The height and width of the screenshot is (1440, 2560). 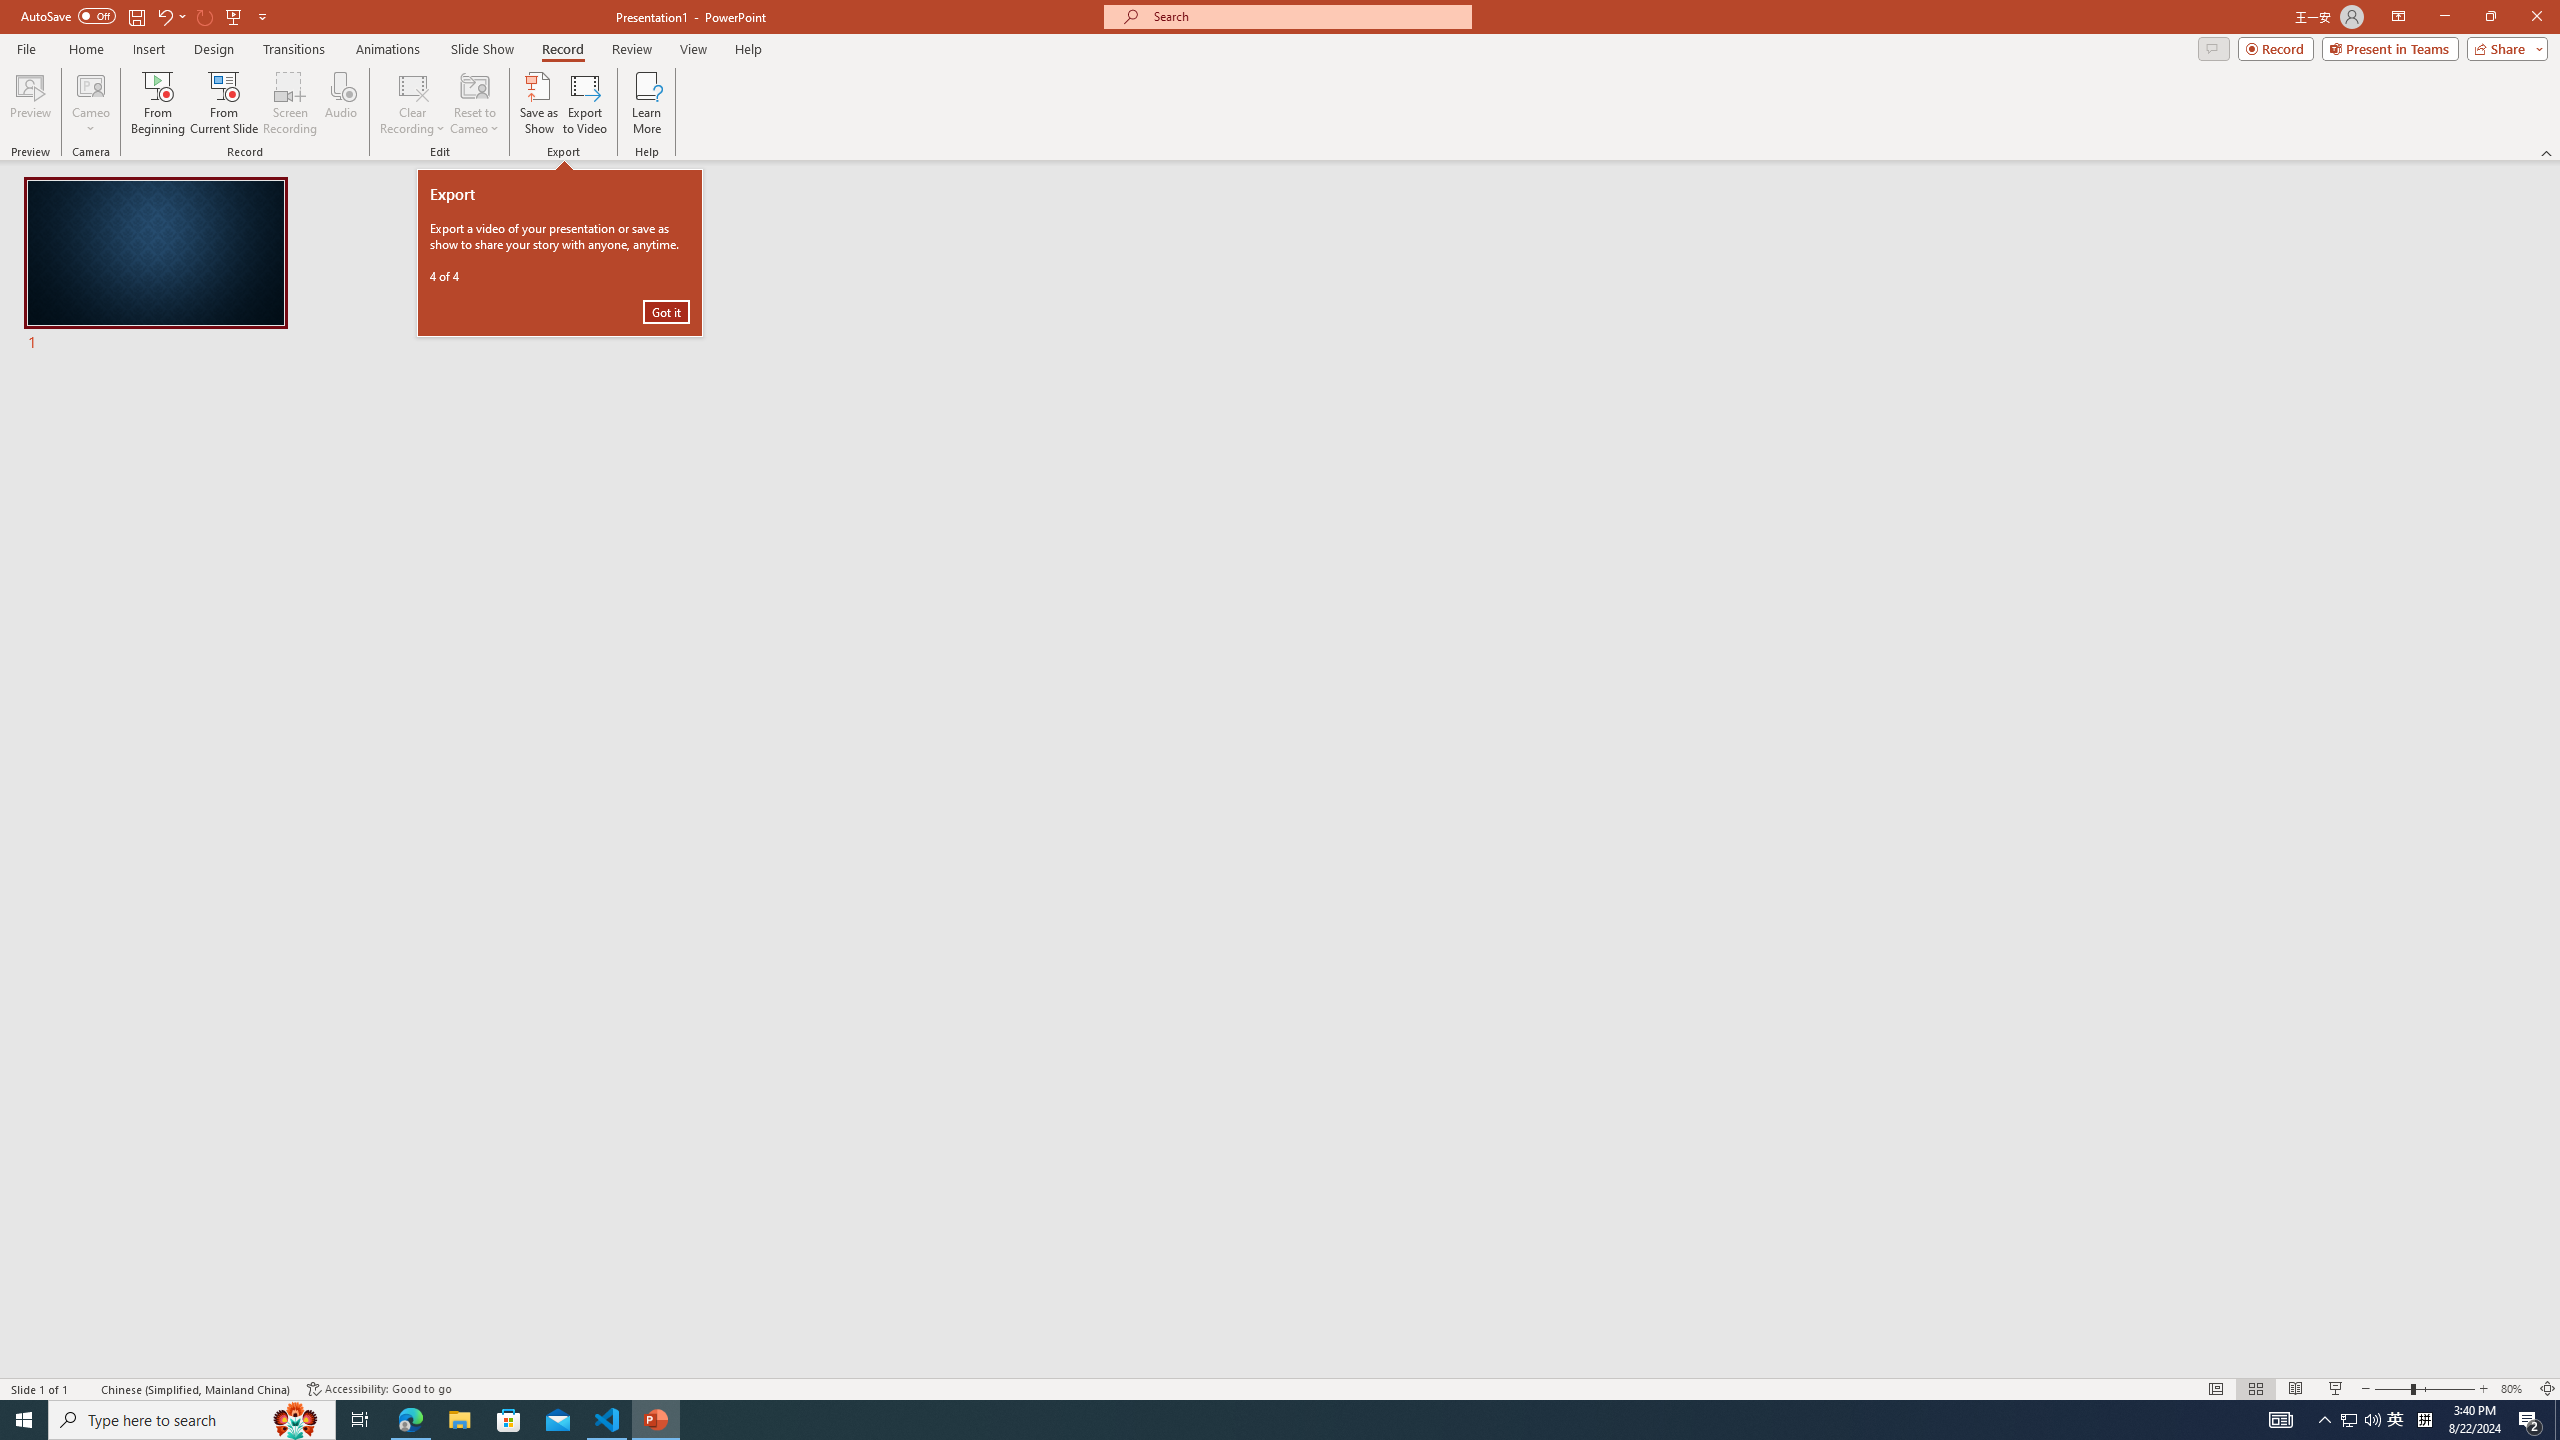 What do you see at coordinates (509, 1418) in the screenshot?
I see `'Microsoft Store'` at bounding box center [509, 1418].